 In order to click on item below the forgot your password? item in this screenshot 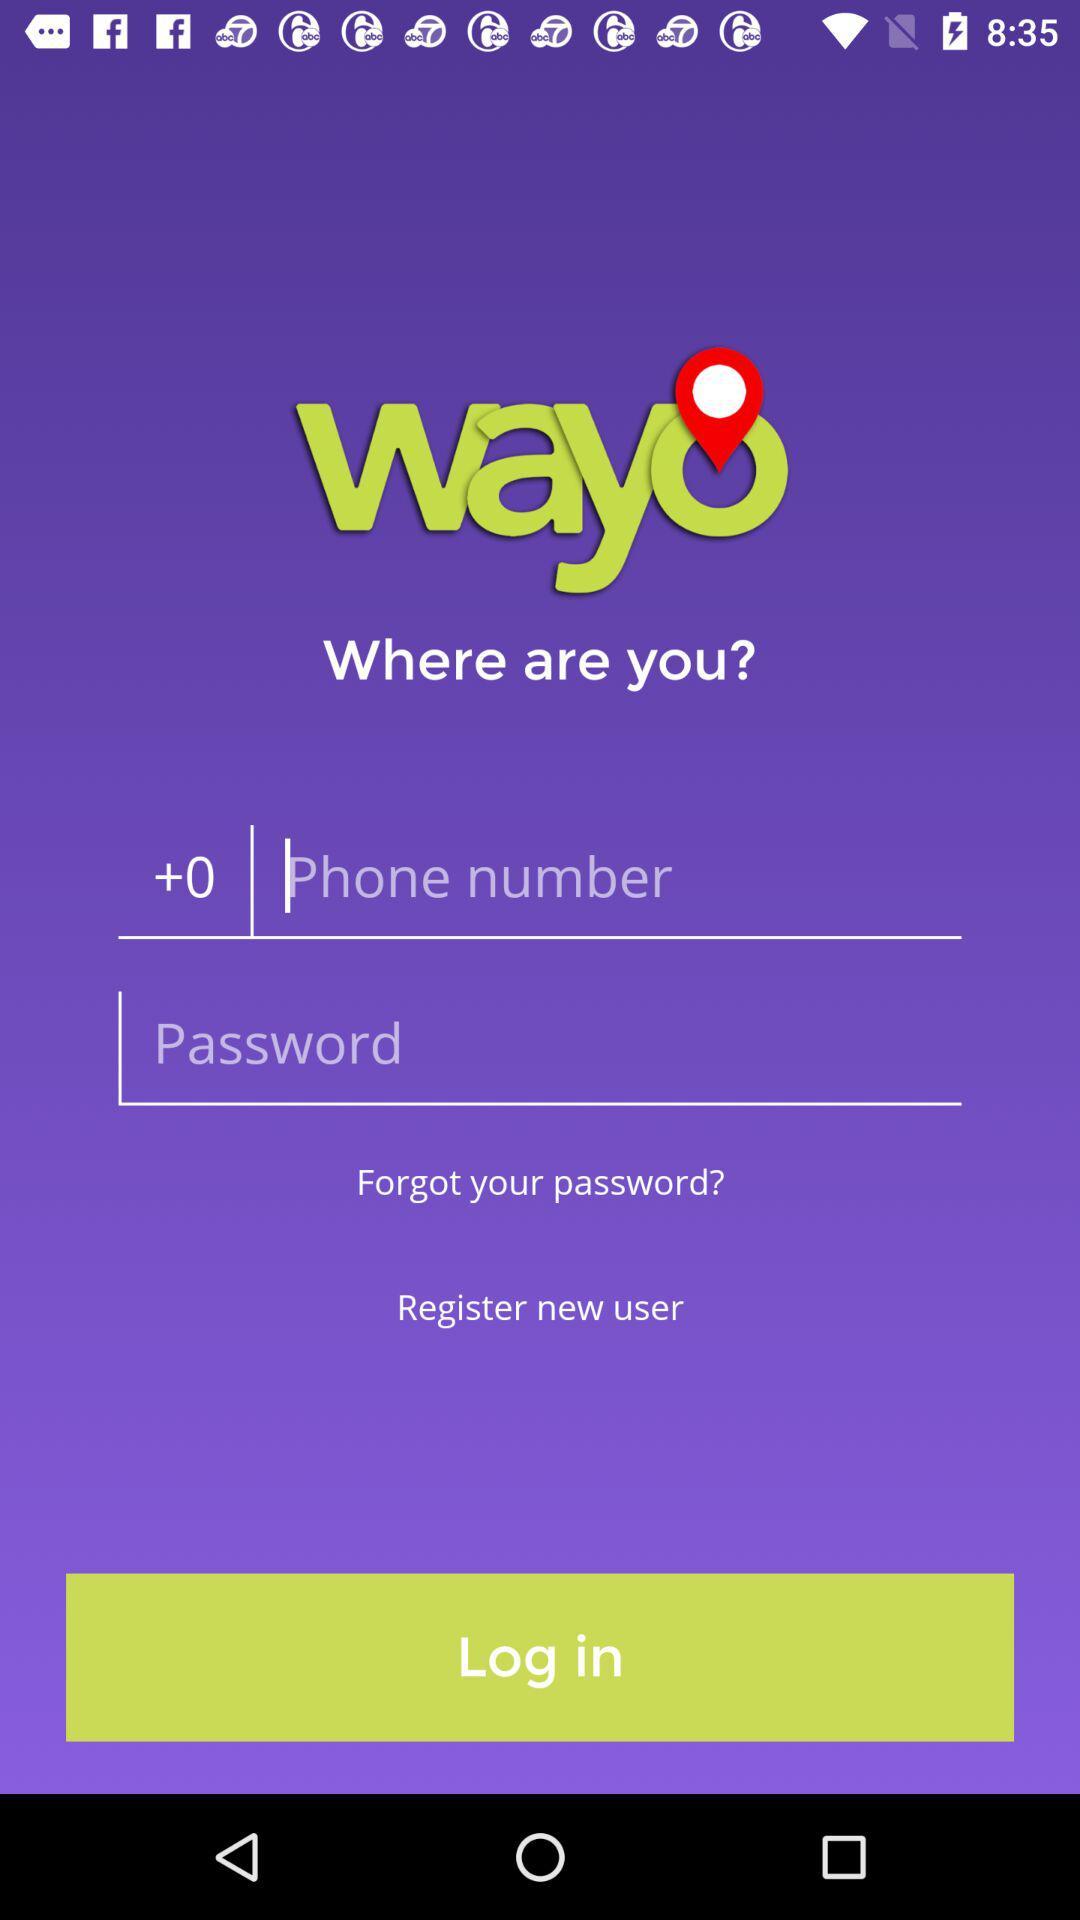, I will do `click(540, 1306)`.